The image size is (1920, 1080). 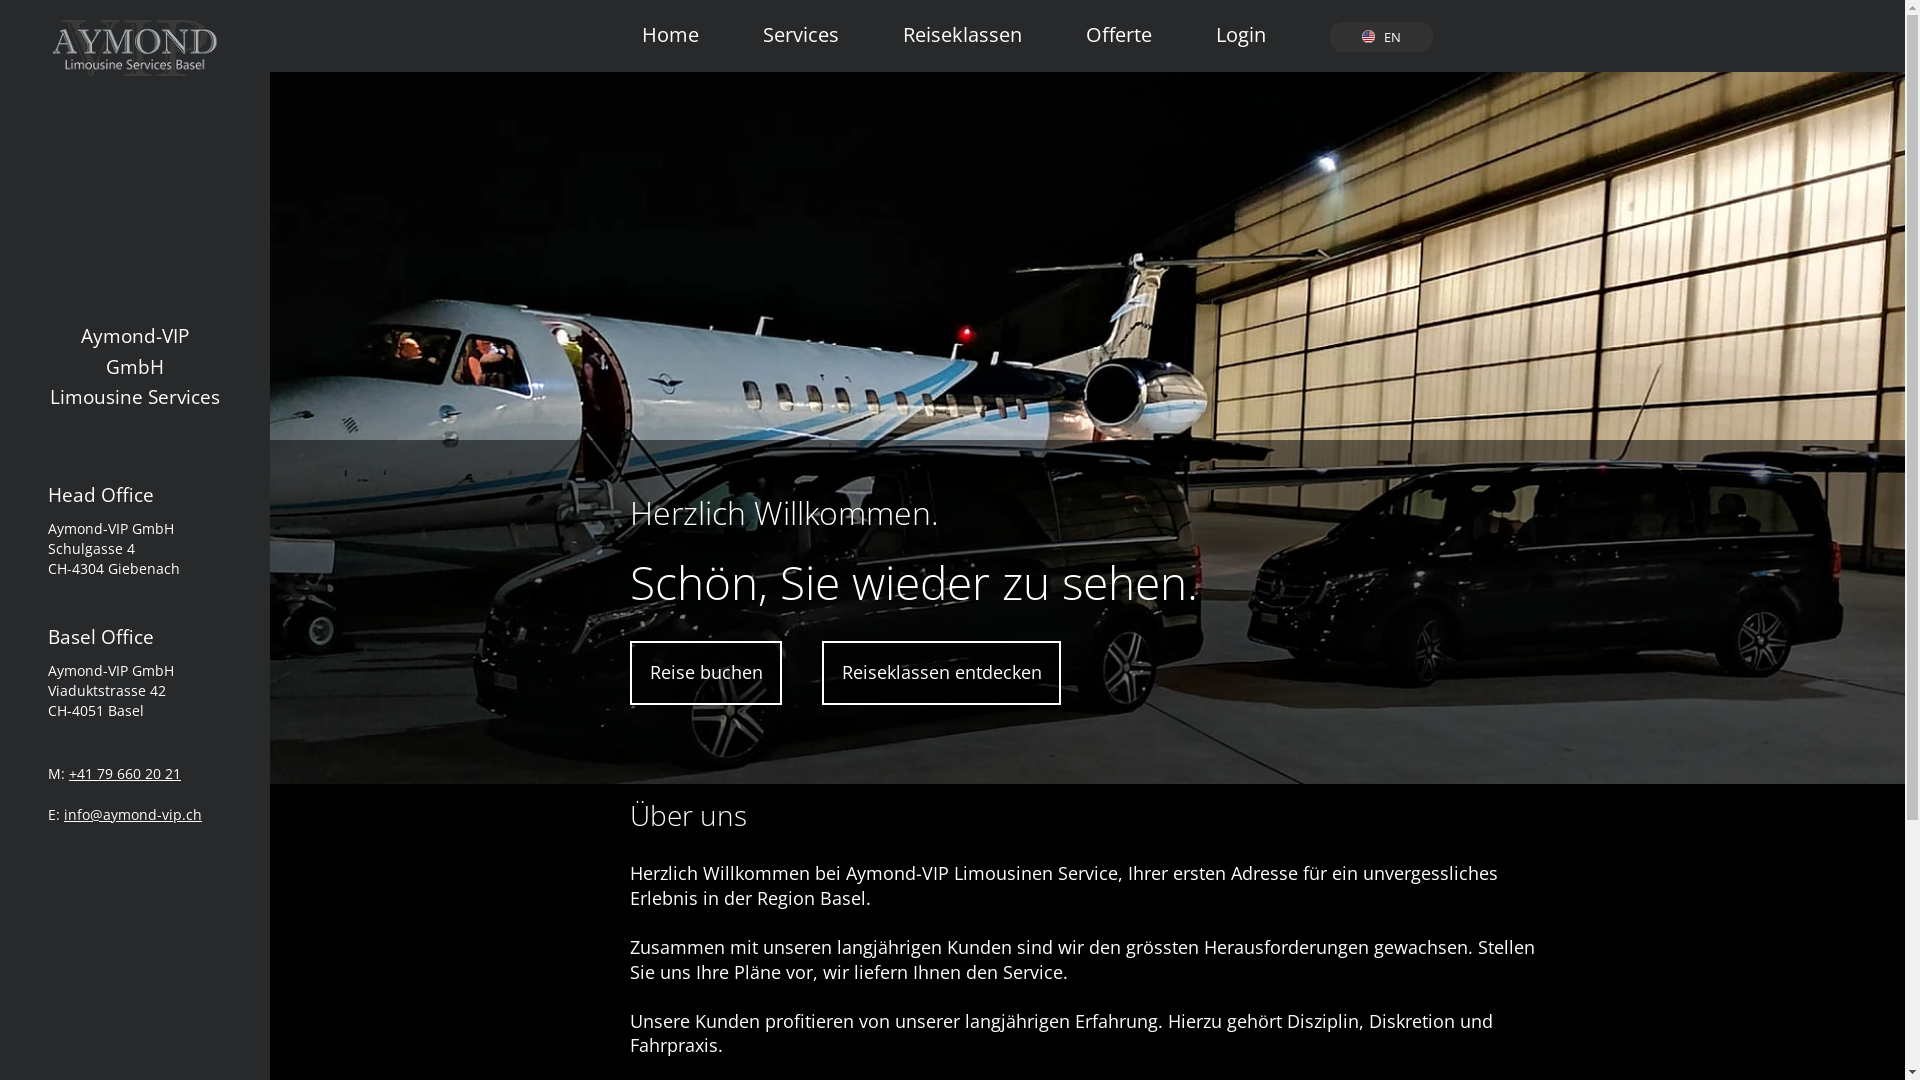 I want to click on 'Services', so click(x=801, y=24).